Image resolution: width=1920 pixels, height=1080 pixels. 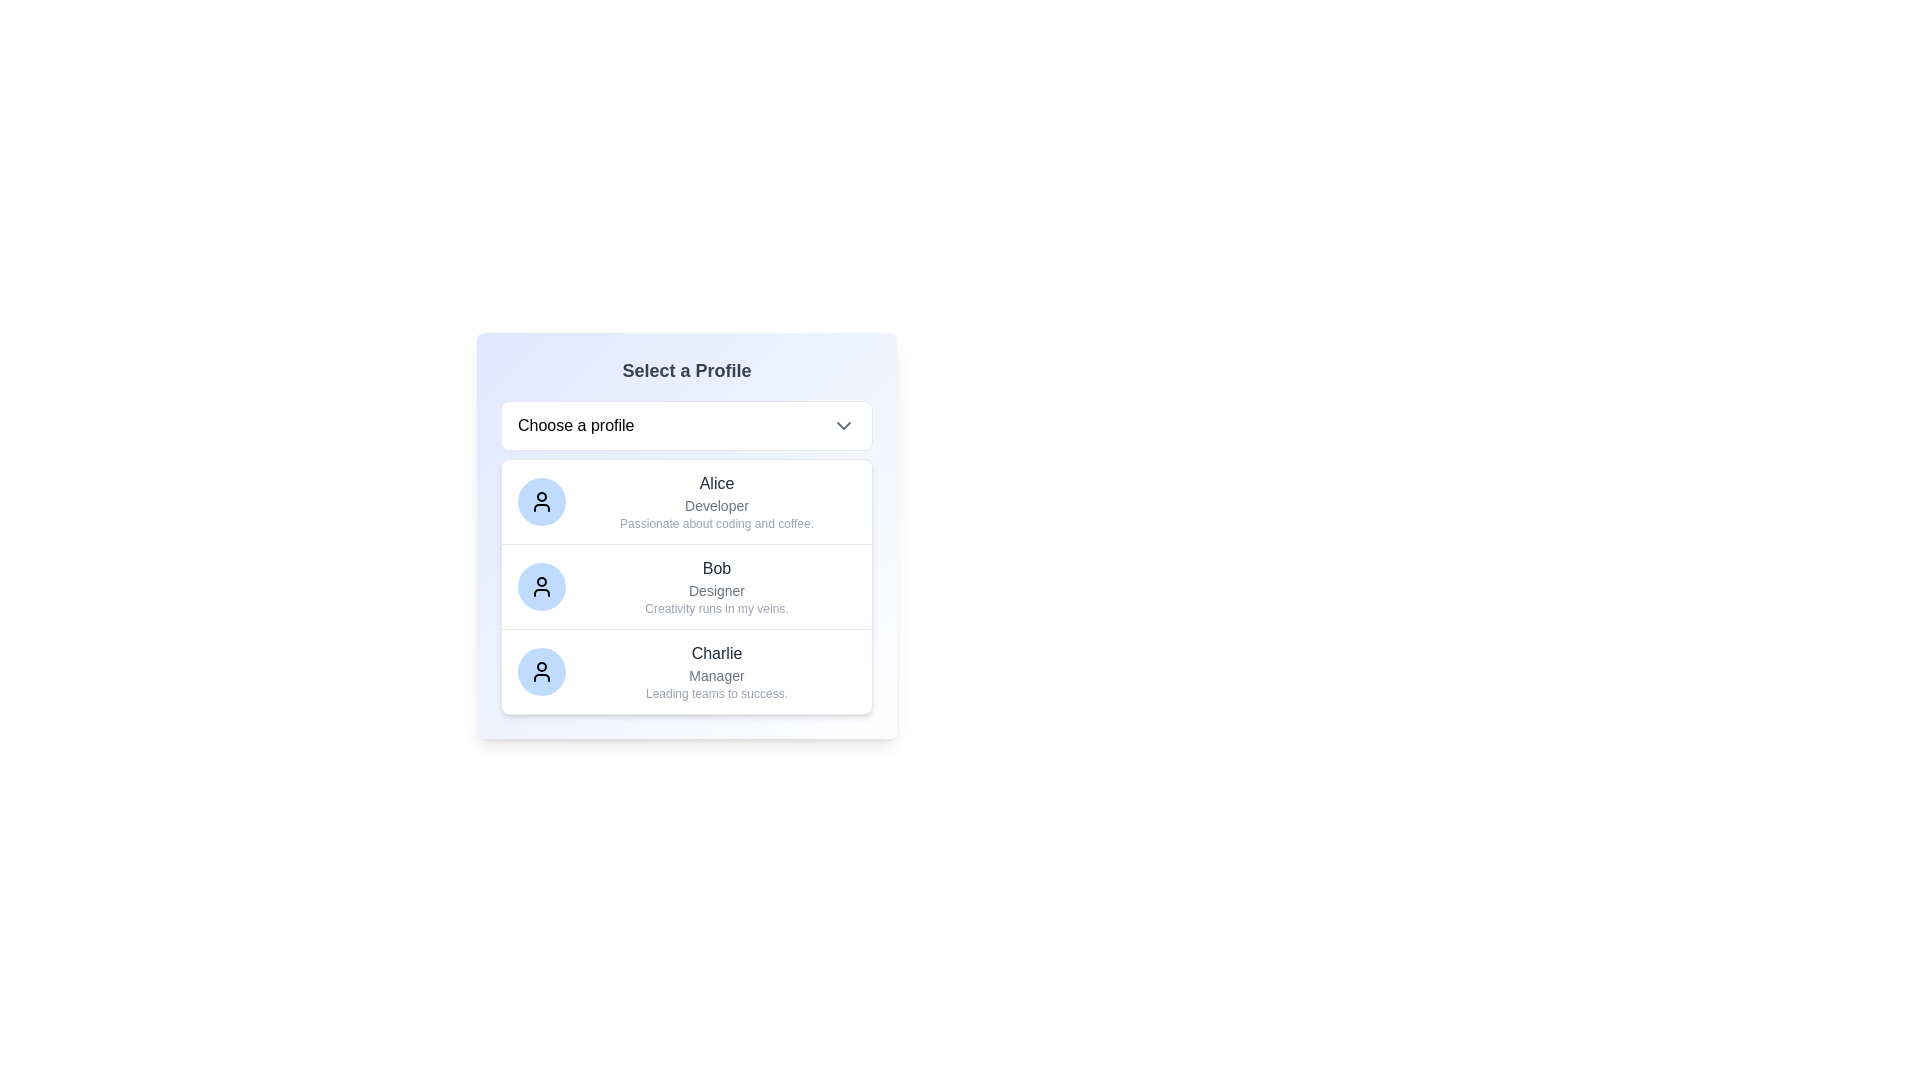 What do you see at coordinates (716, 483) in the screenshot?
I see `text displayed in the static text label that identifies the user associated with the first profile entry below the 'Select a Profile' header` at bounding box center [716, 483].